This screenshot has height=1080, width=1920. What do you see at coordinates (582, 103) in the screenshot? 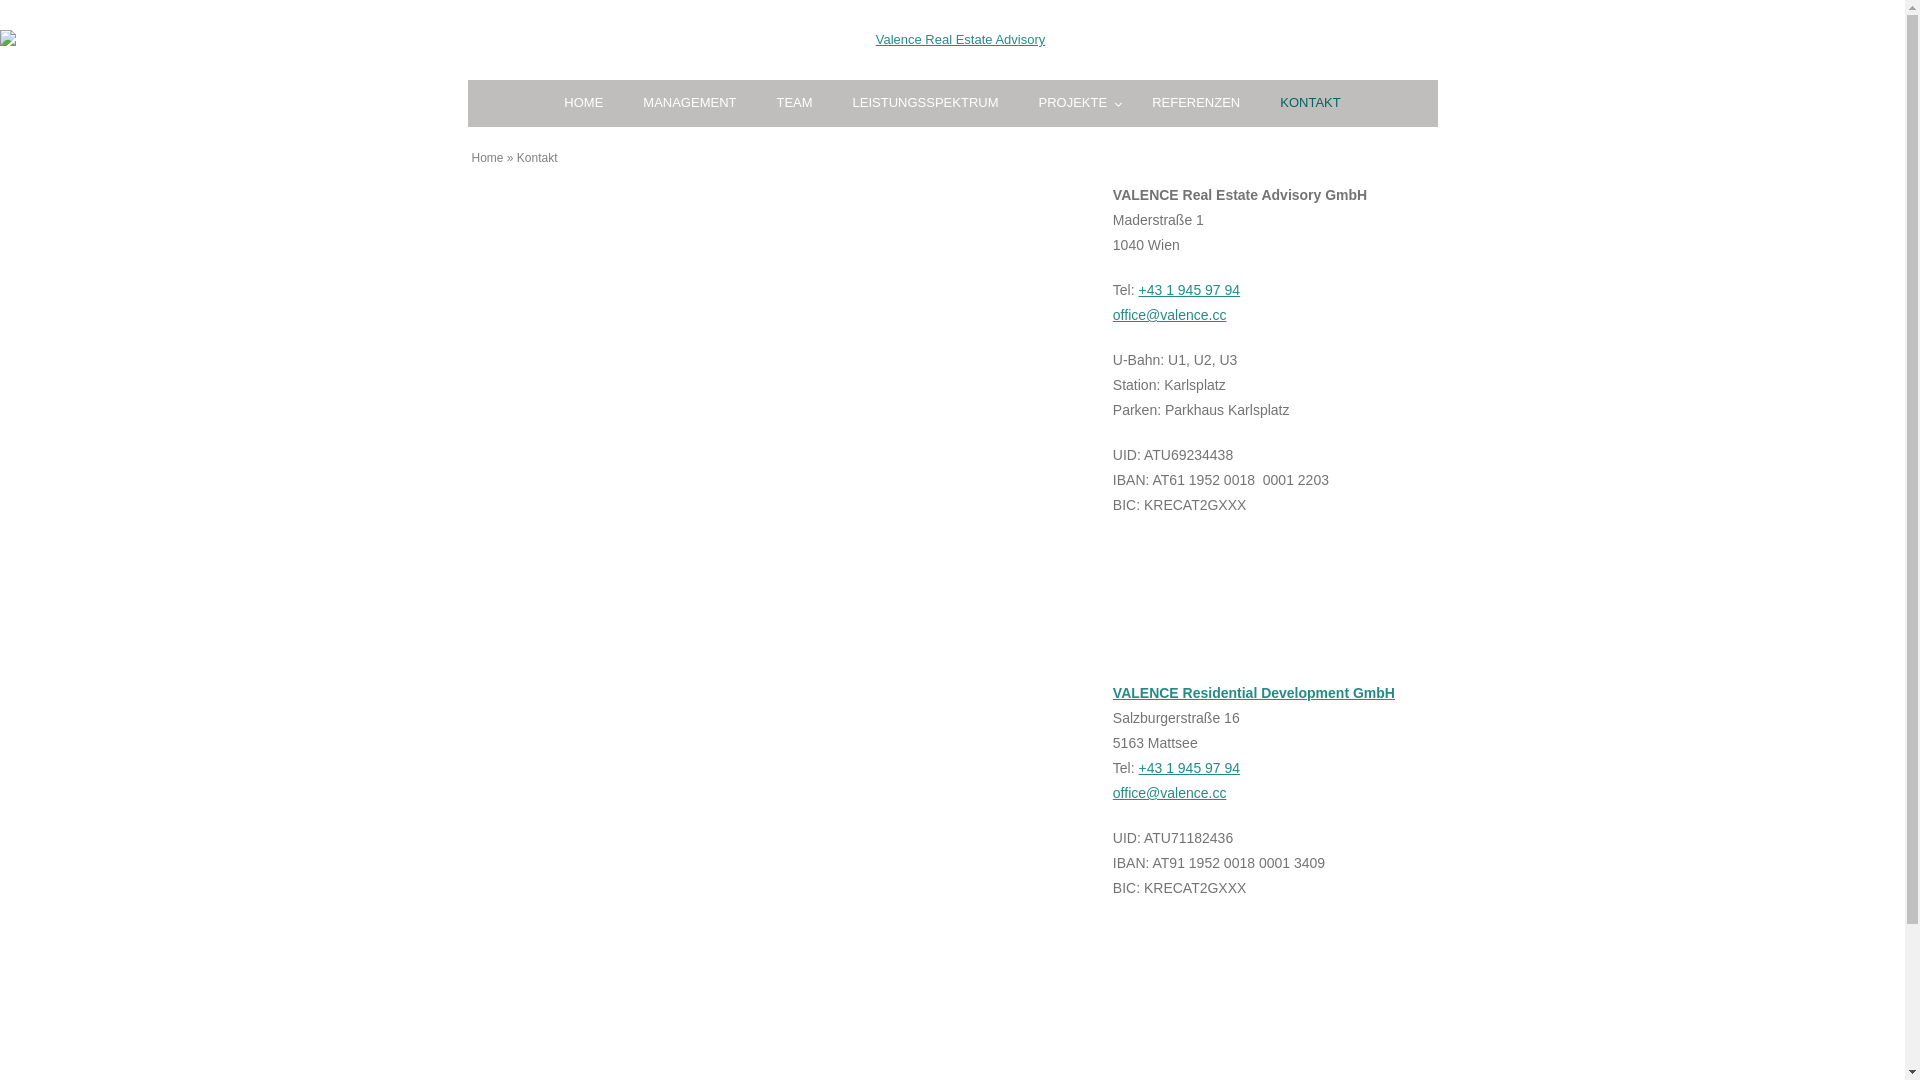
I see `'HOME'` at bounding box center [582, 103].